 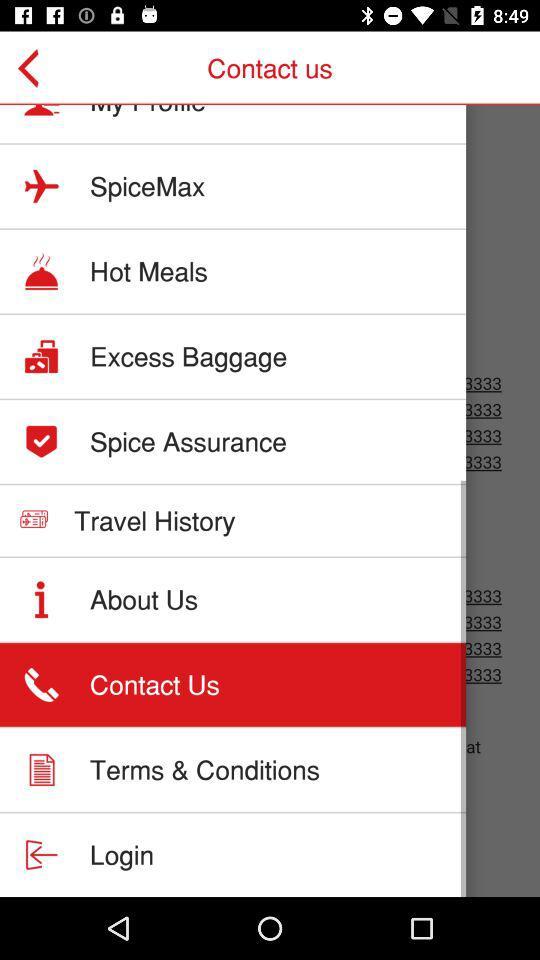 I want to click on travel history item, so click(x=153, y=519).